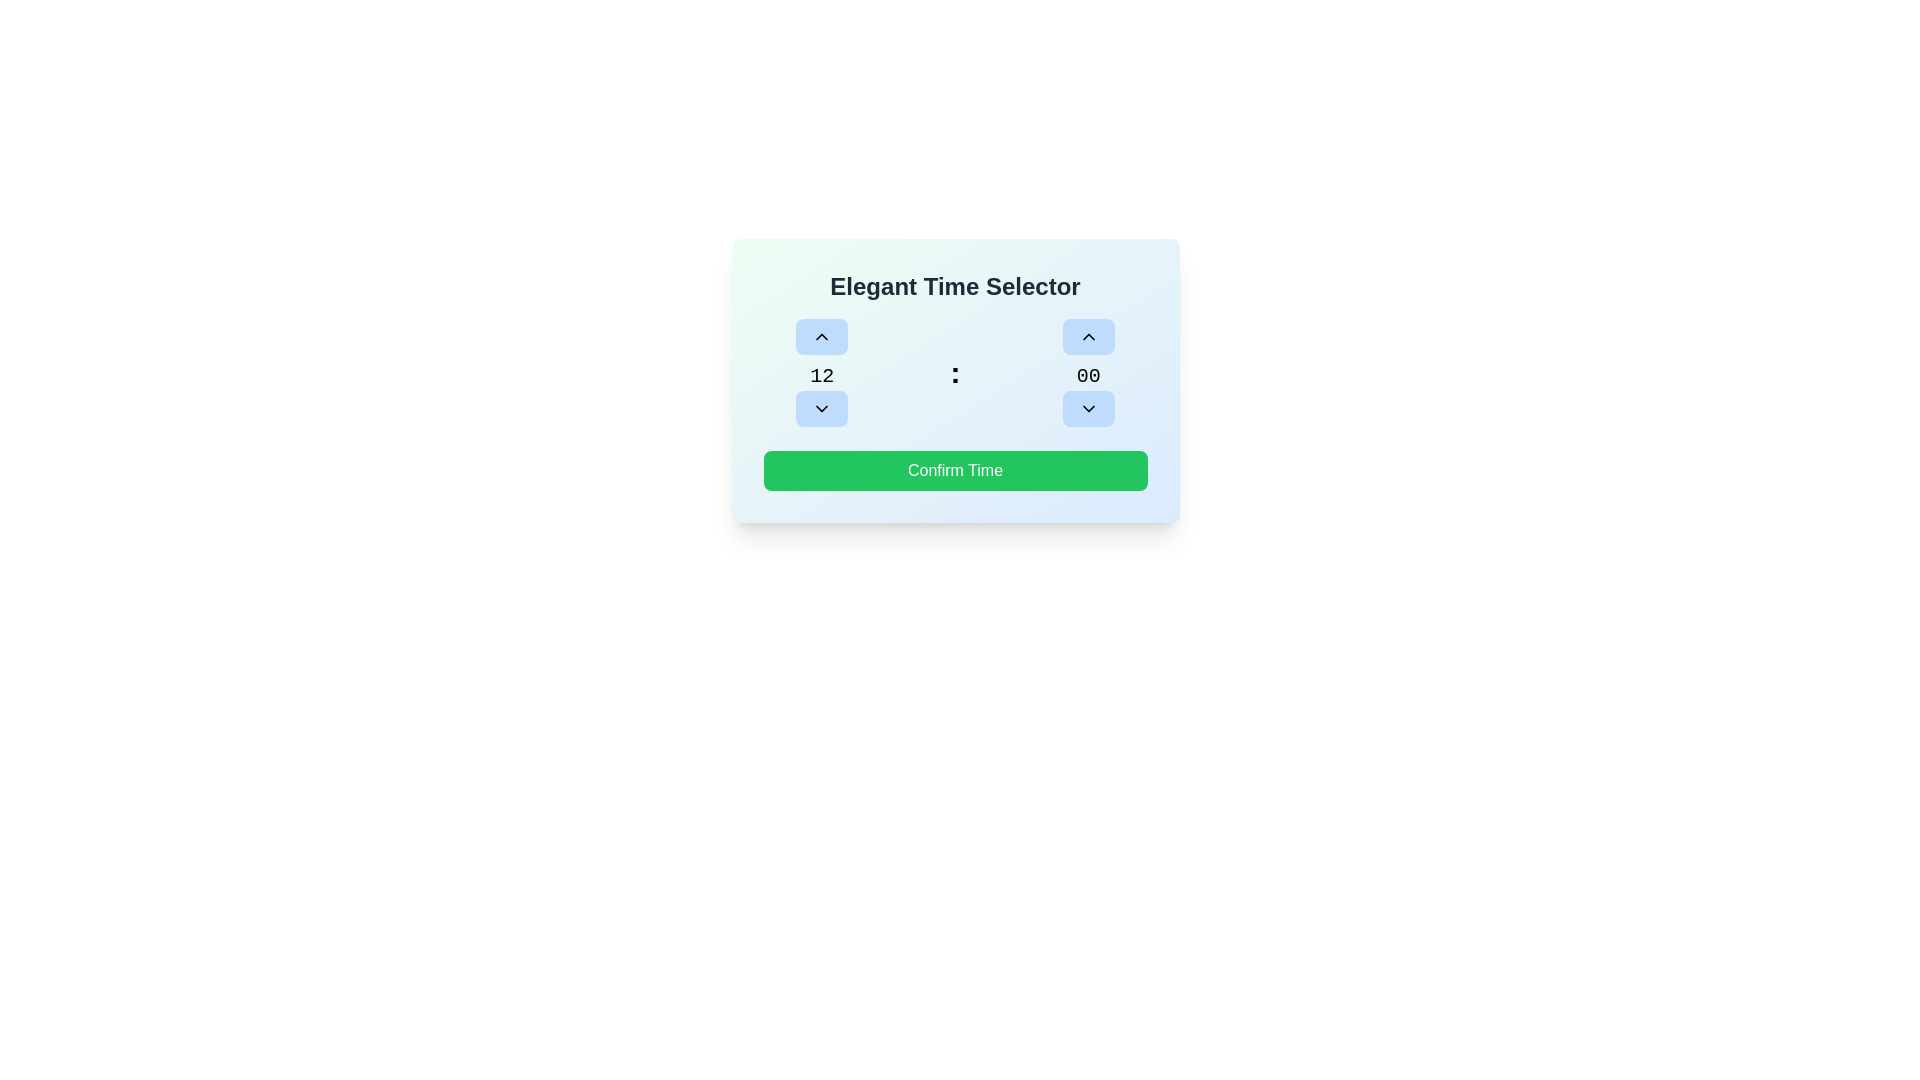 The height and width of the screenshot is (1080, 1920). I want to click on the chevron icon button located in the top-right position of the time selector interface, so click(1087, 335).